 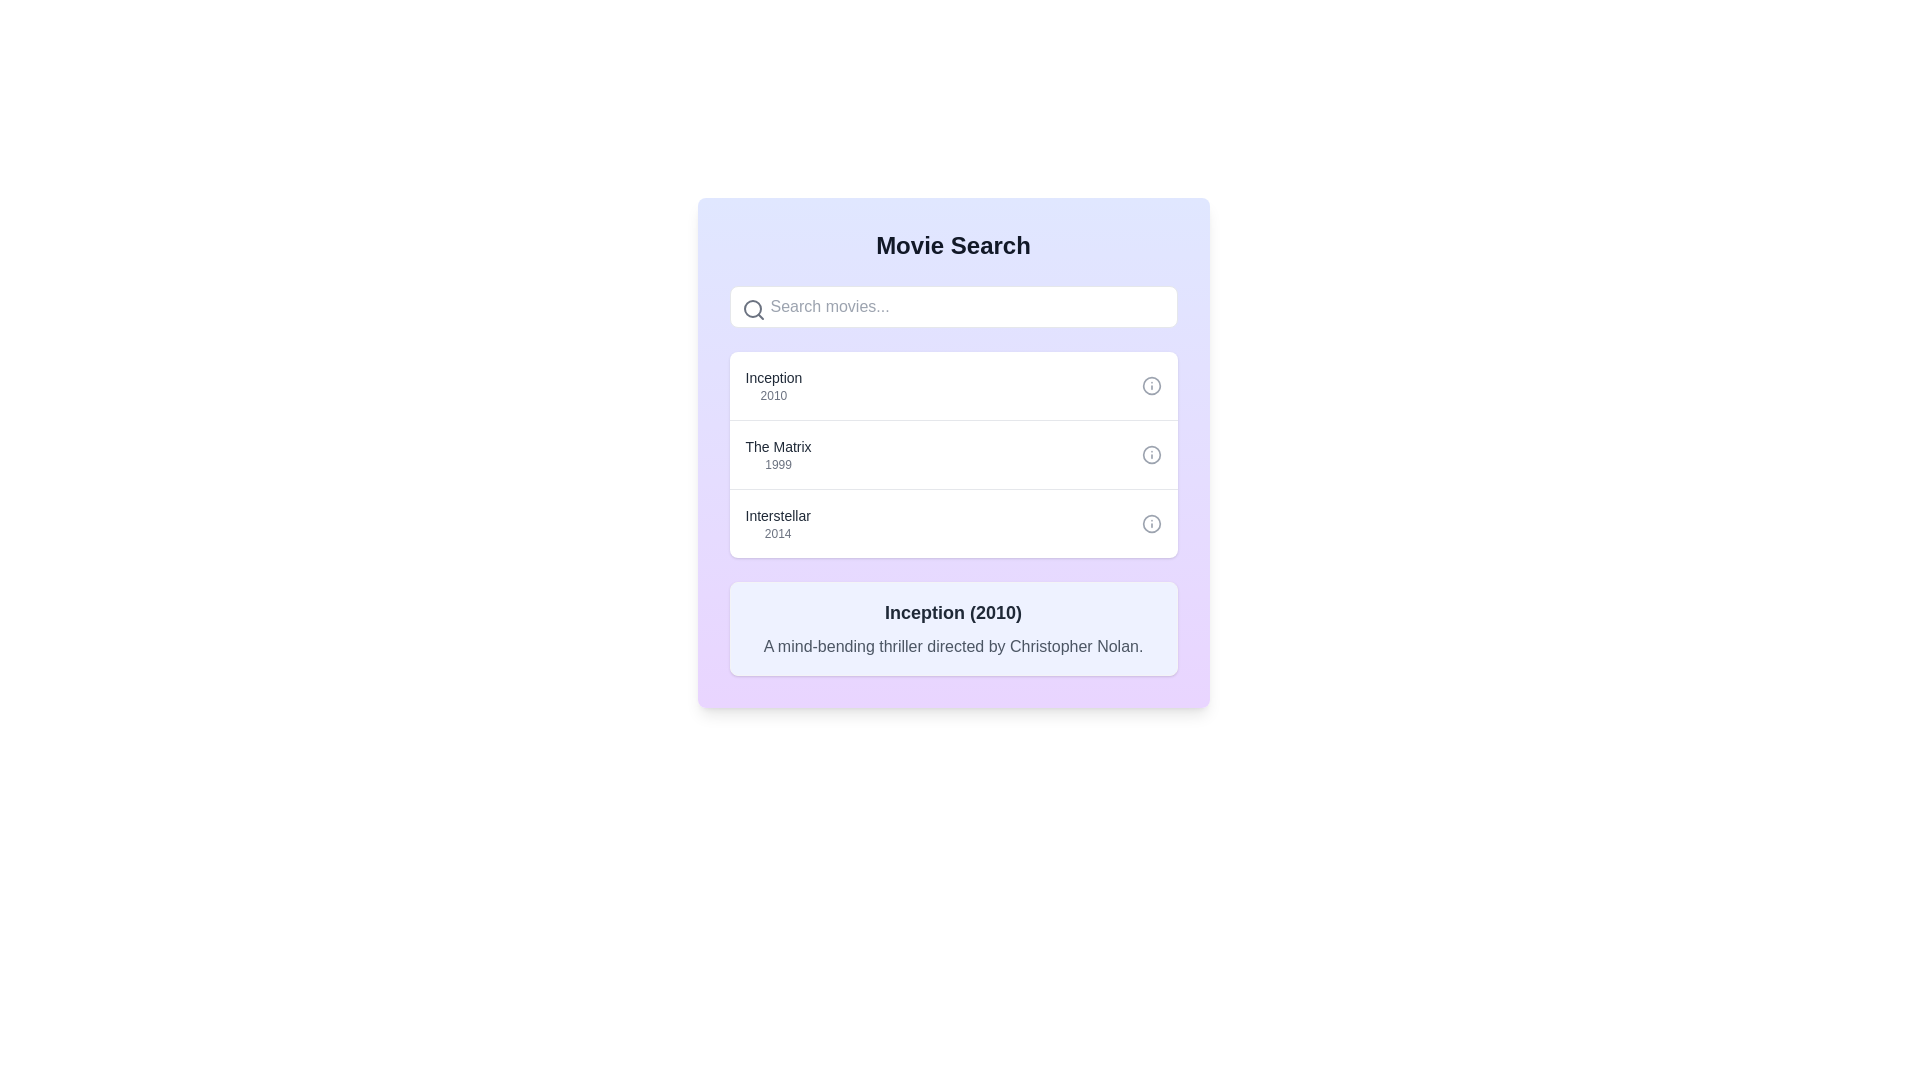 I want to click on to select the movie entry displaying 'The Matrix (1999)' from the list of movies, so click(x=952, y=454).